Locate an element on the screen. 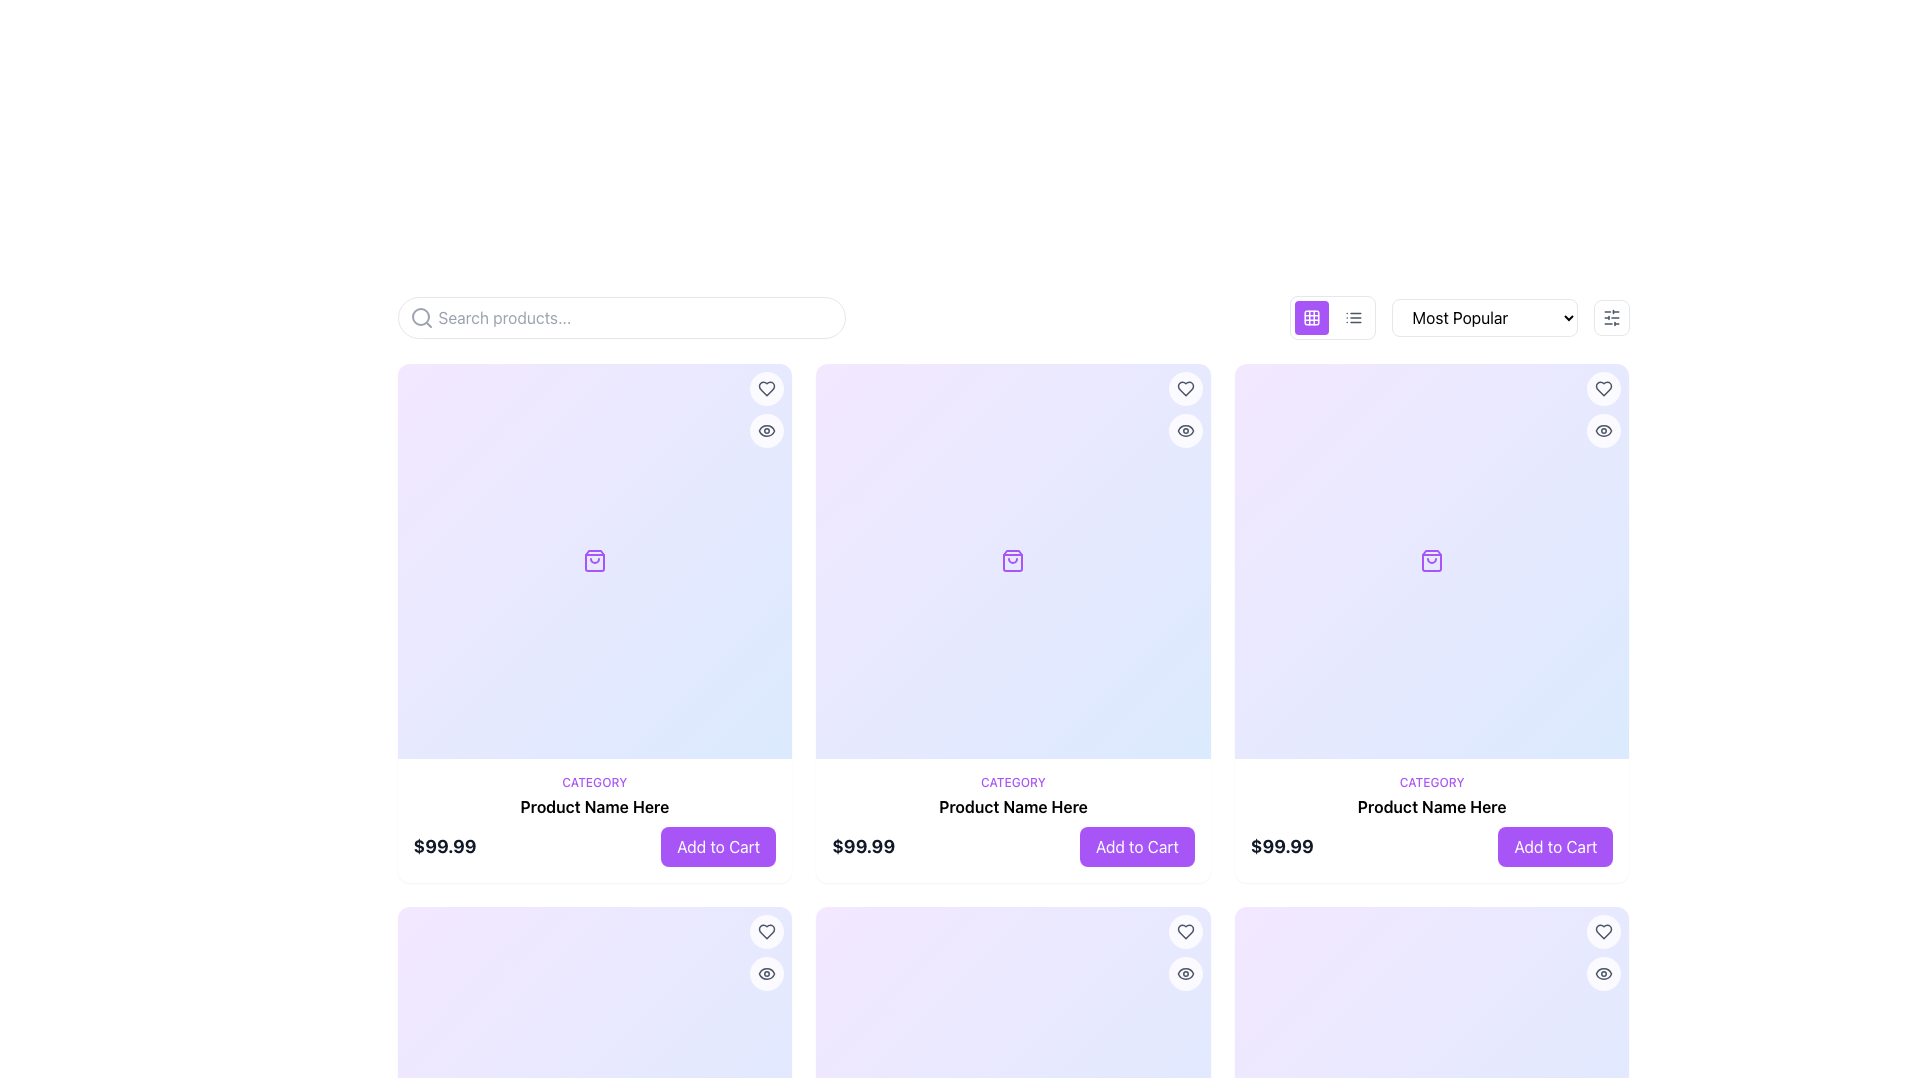  the eye icon button located is located at coordinates (1185, 972).